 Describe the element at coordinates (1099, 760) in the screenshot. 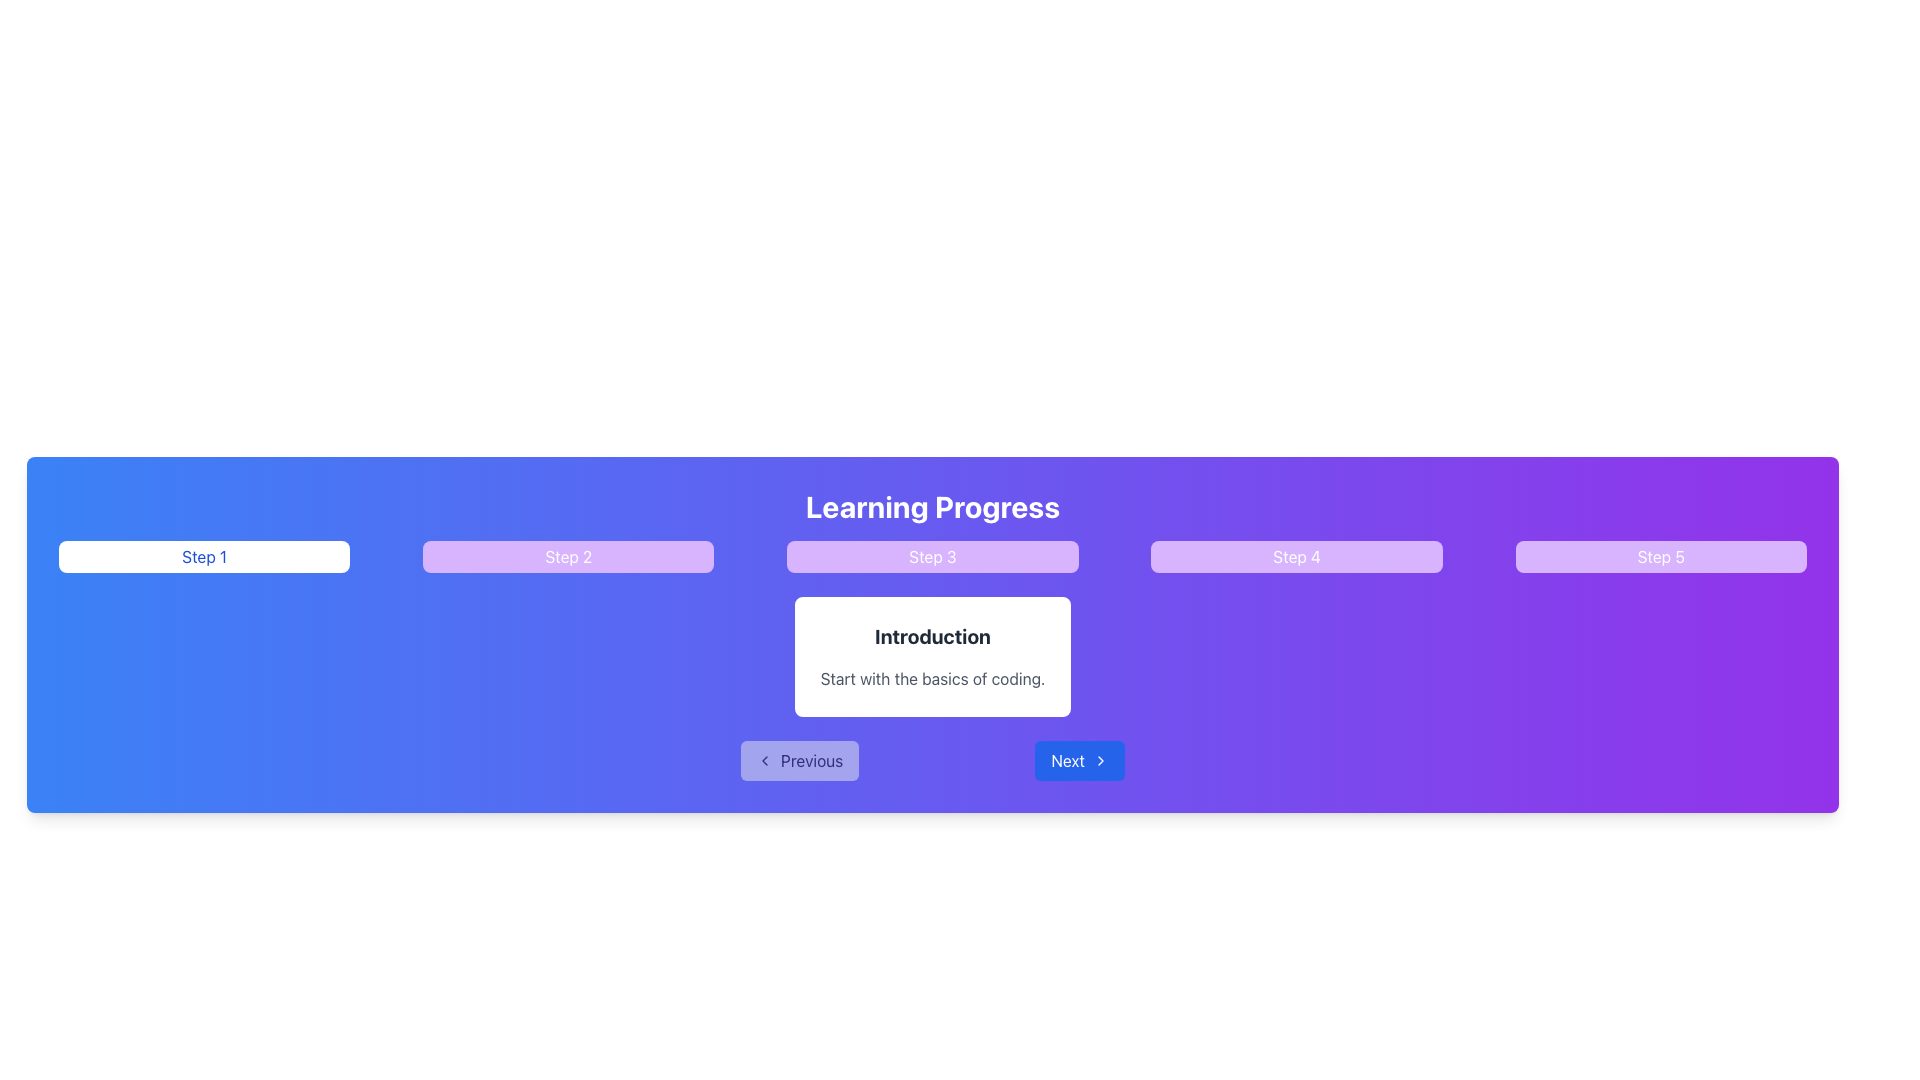

I see `the 'Next' button, which contains the chevron icon positioned to its right, to interact and proceed forward in the navigation` at that location.